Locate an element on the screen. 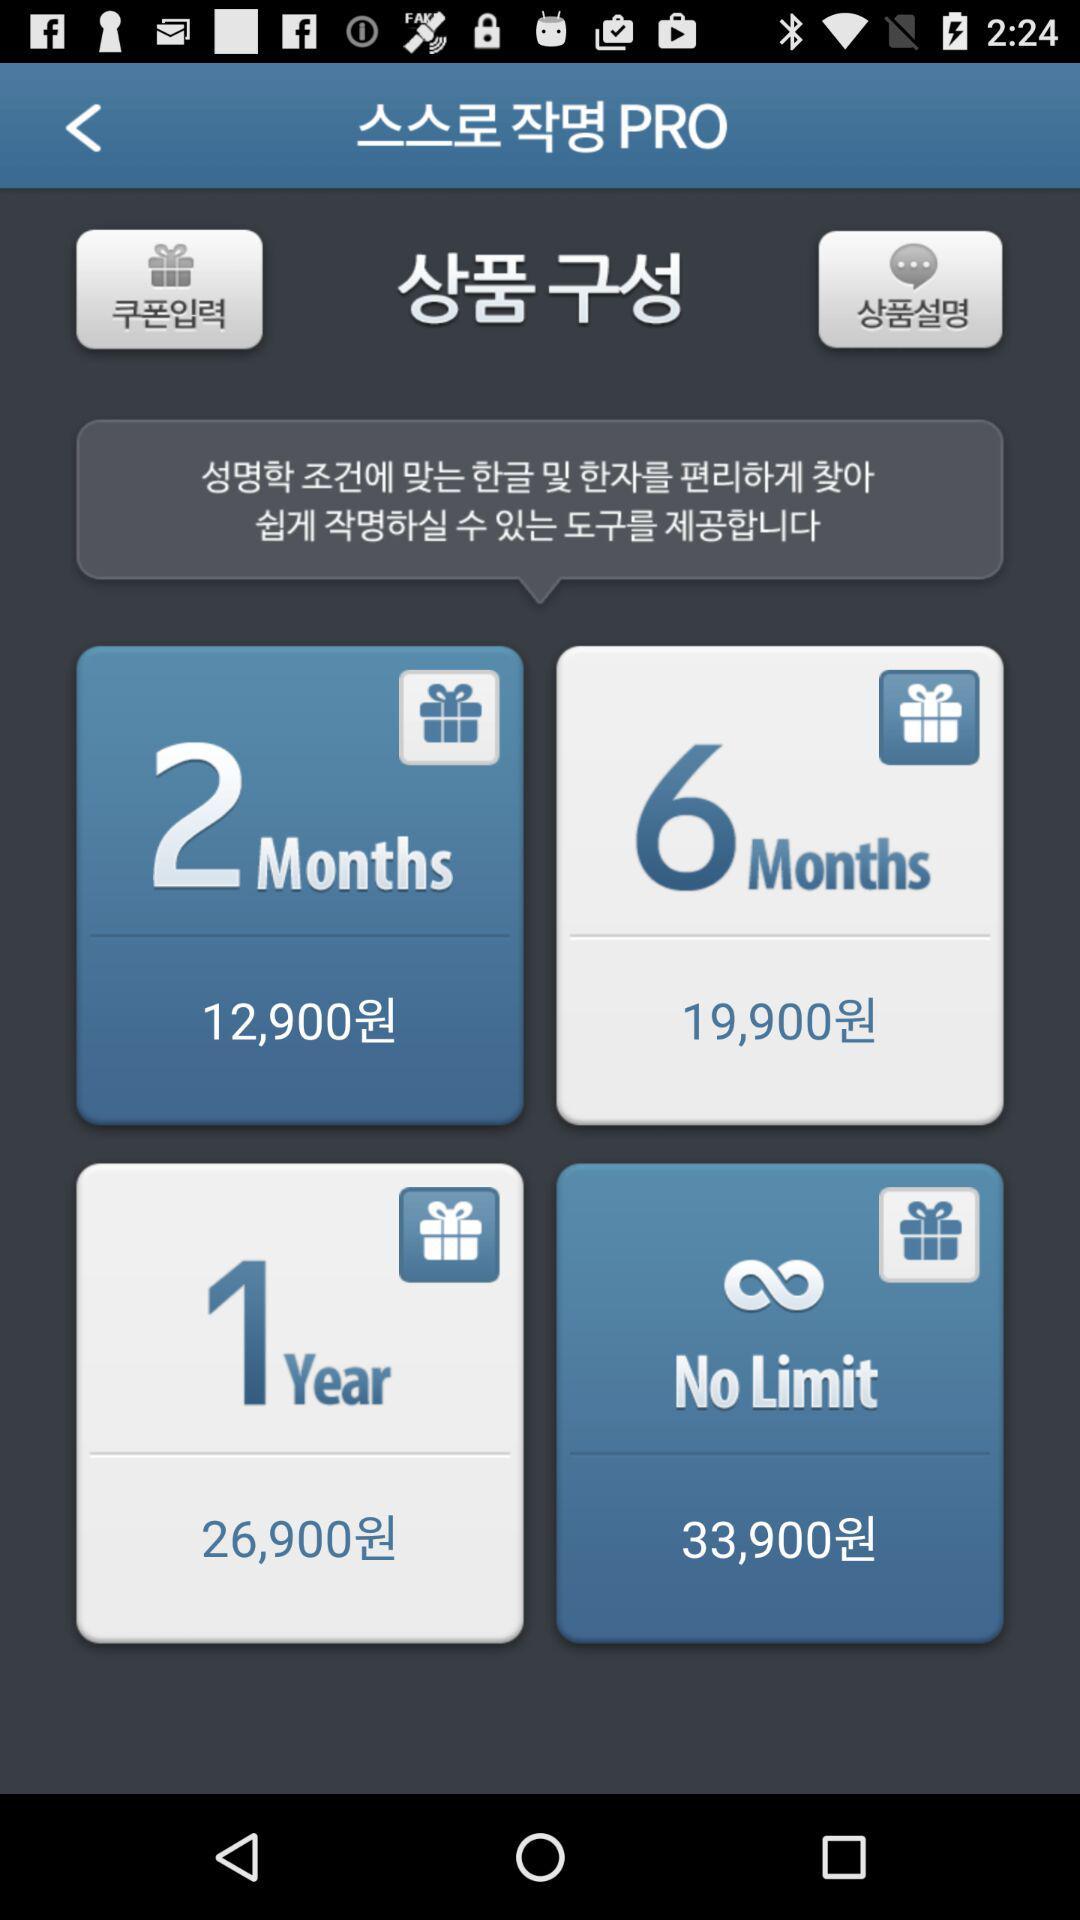 This screenshot has height=1920, width=1080. 1 year gift option is located at coordinates (450, 1234).